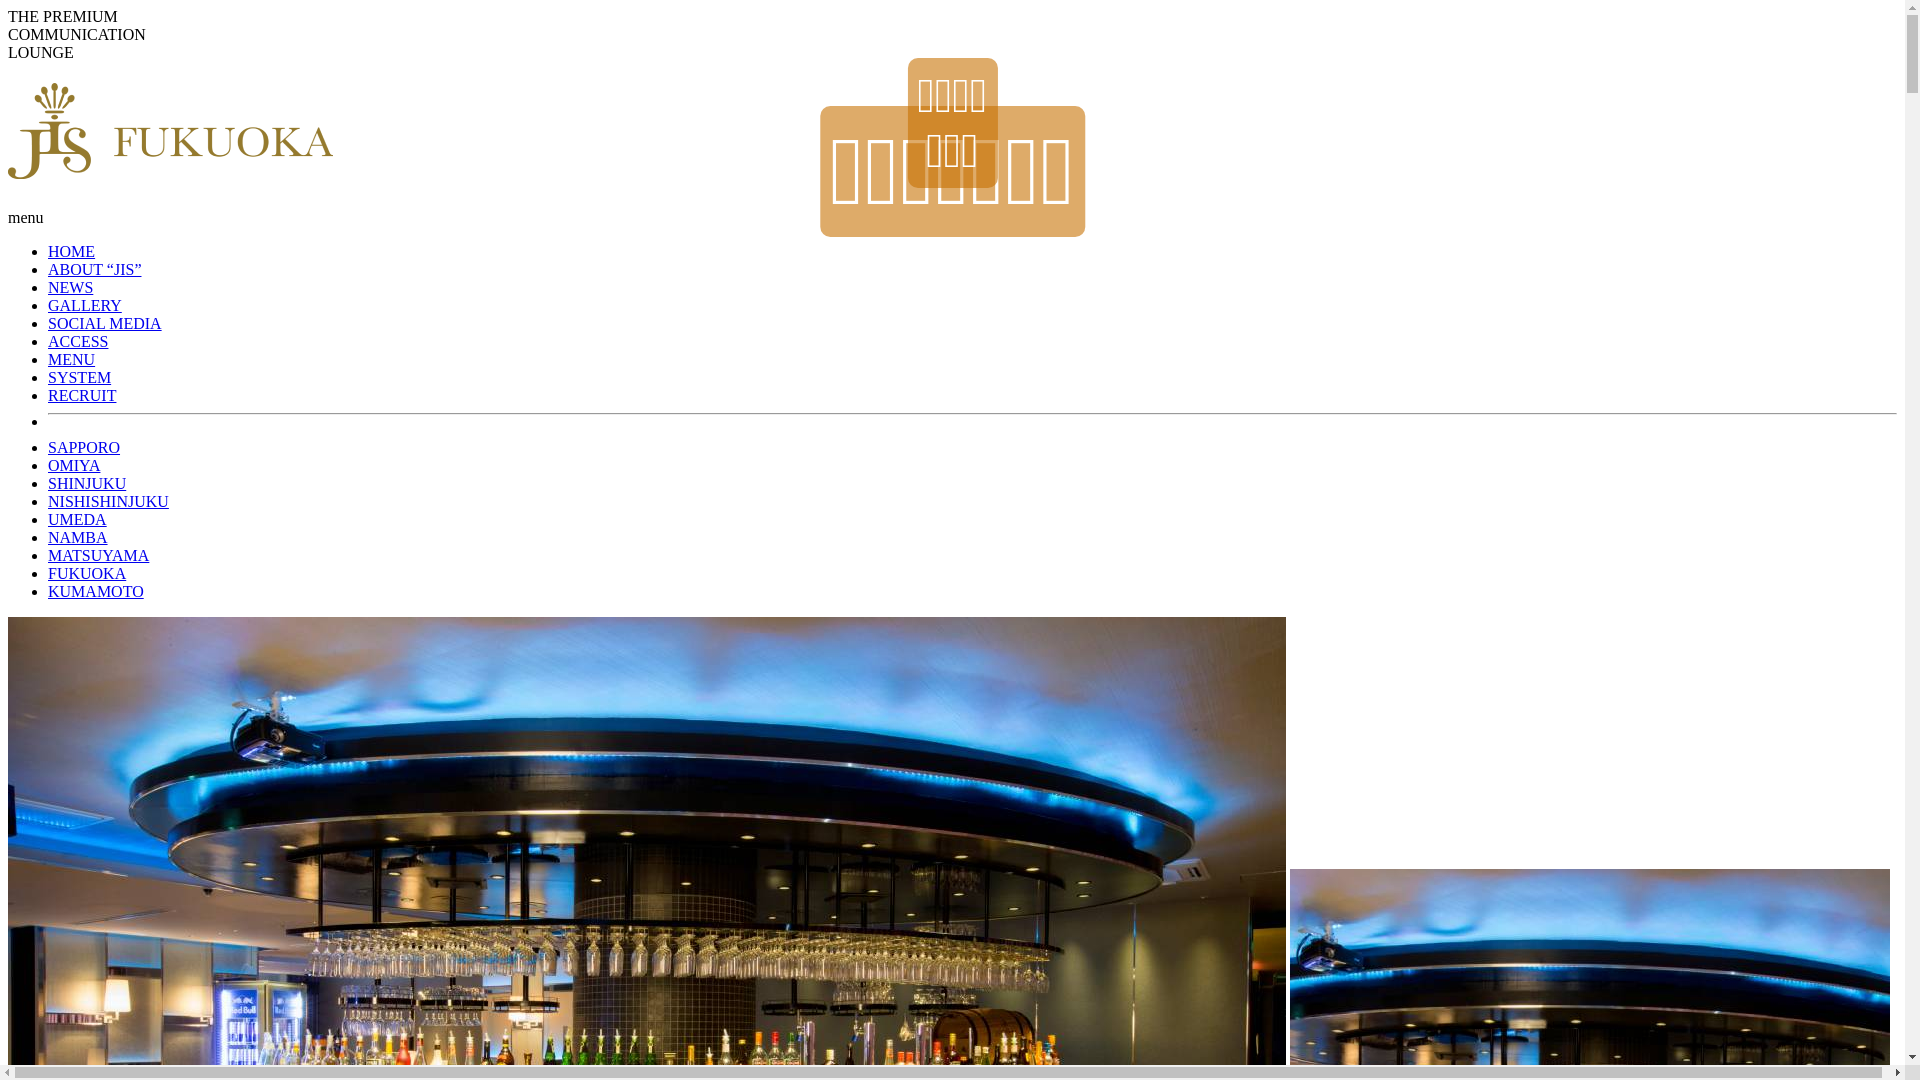 This screenshot has width=1920, height=1080. I want to click on 'ACCESS', so click(48, 340).